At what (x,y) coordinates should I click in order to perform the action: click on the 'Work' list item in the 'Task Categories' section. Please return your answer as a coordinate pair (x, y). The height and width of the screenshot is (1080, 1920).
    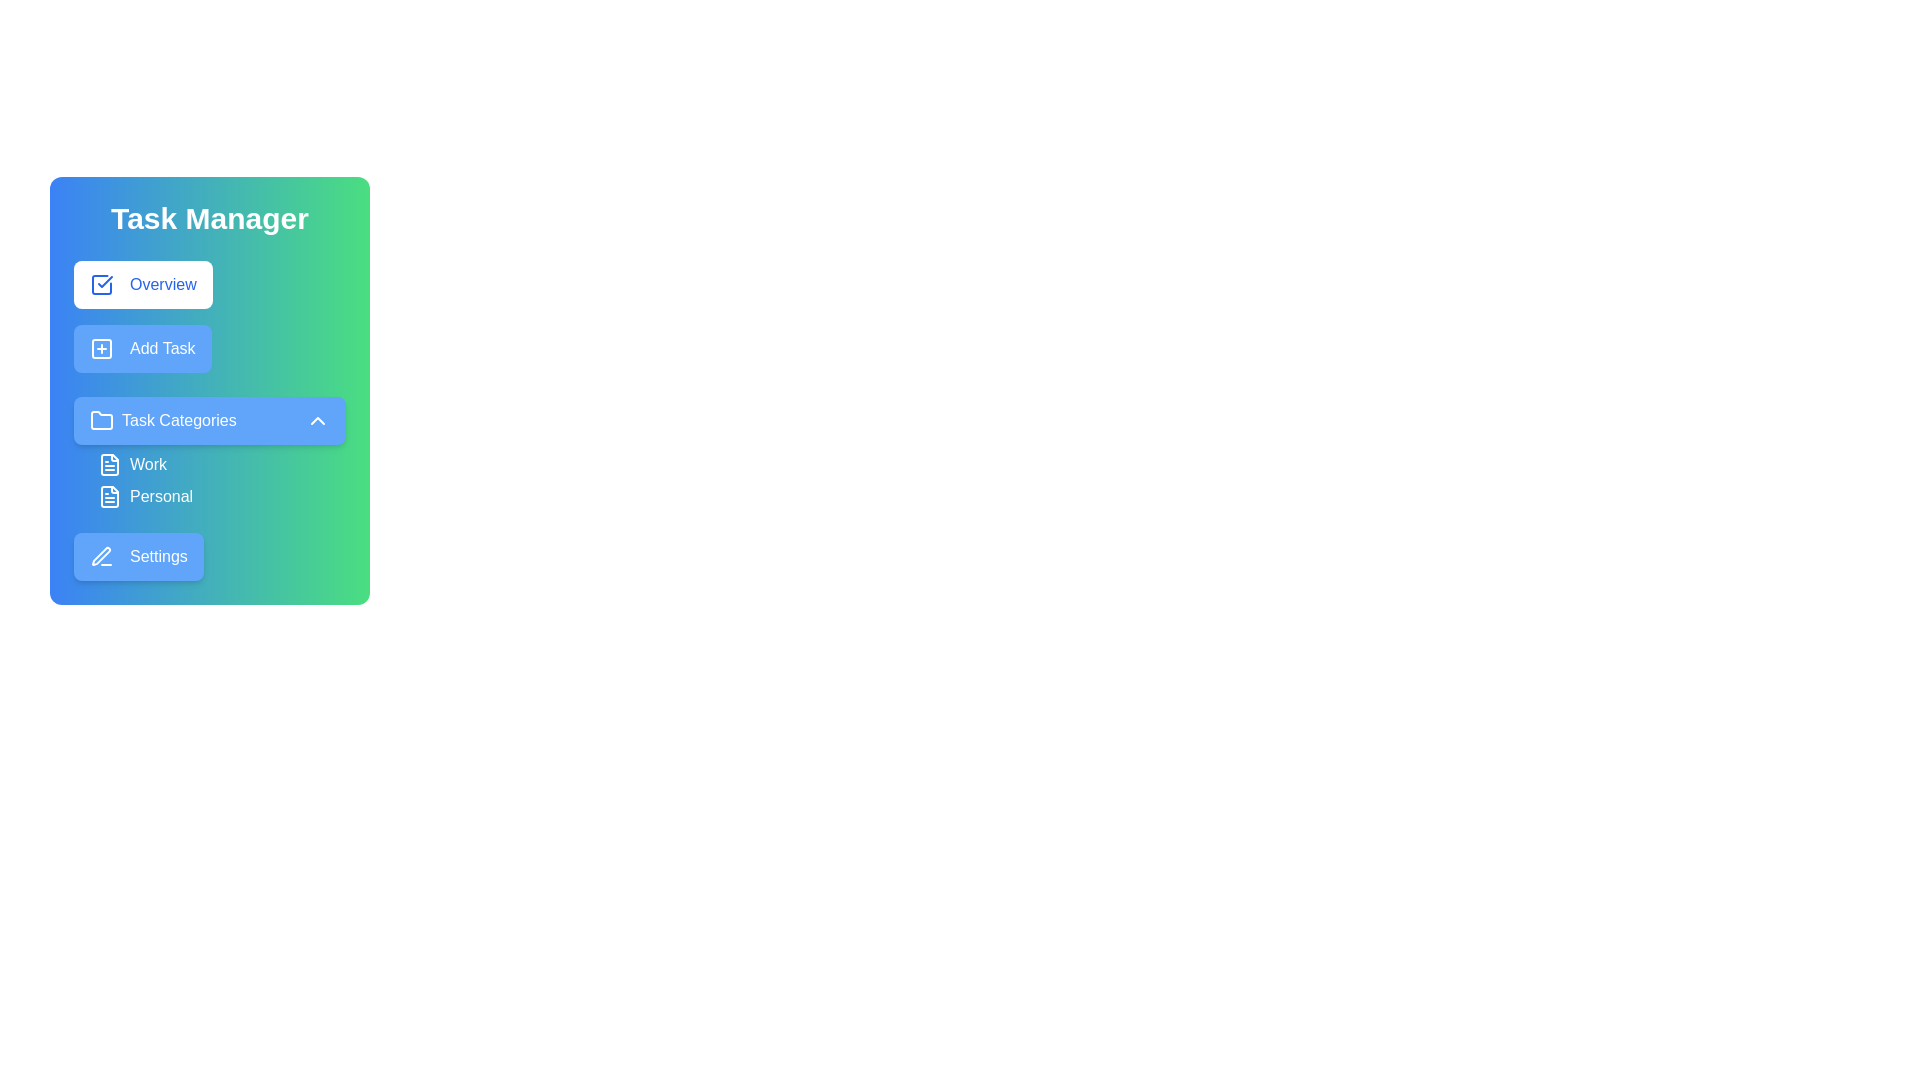
    Looking at the image, I should click on (221, 465).